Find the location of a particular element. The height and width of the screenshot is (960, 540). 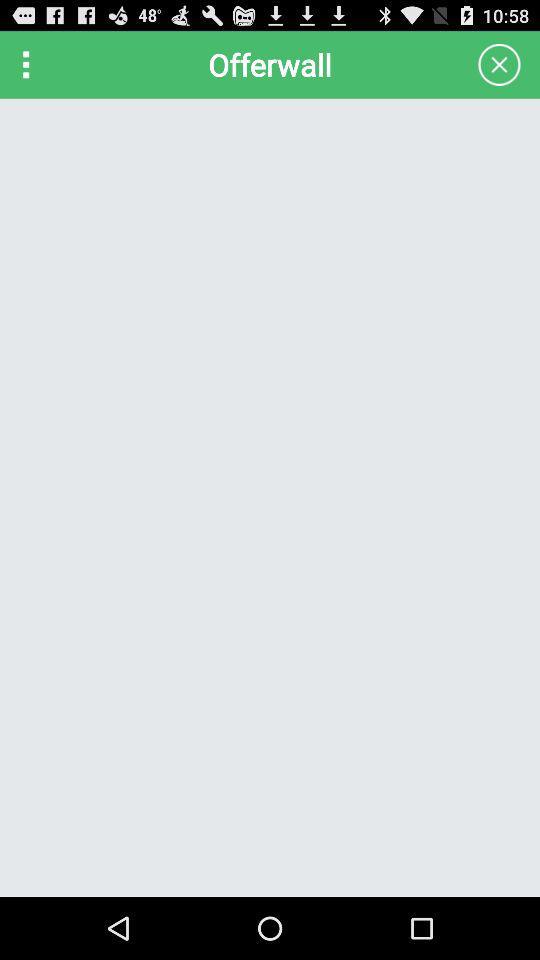

the close icon is located at coordinates (498, 69).